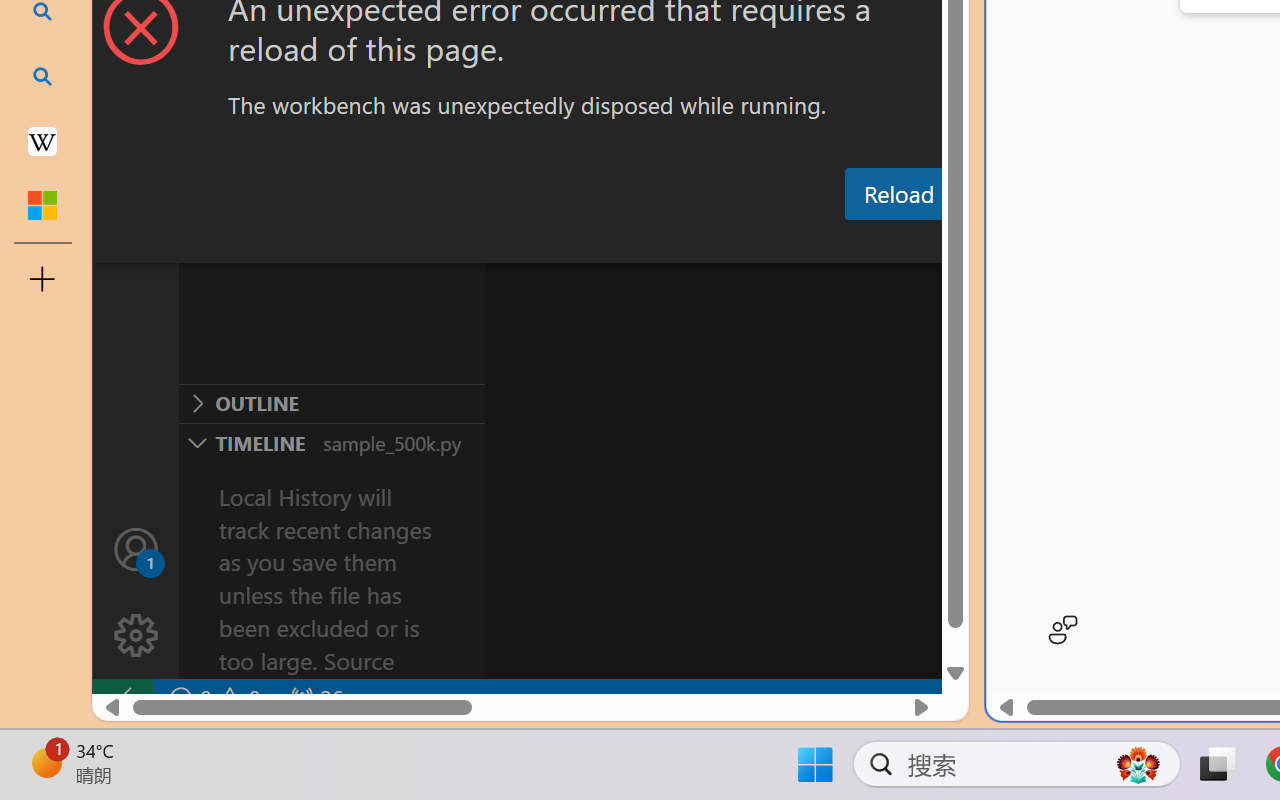 The image size is (1280, 800). I want to click on 'Manage', so click(134, 591).